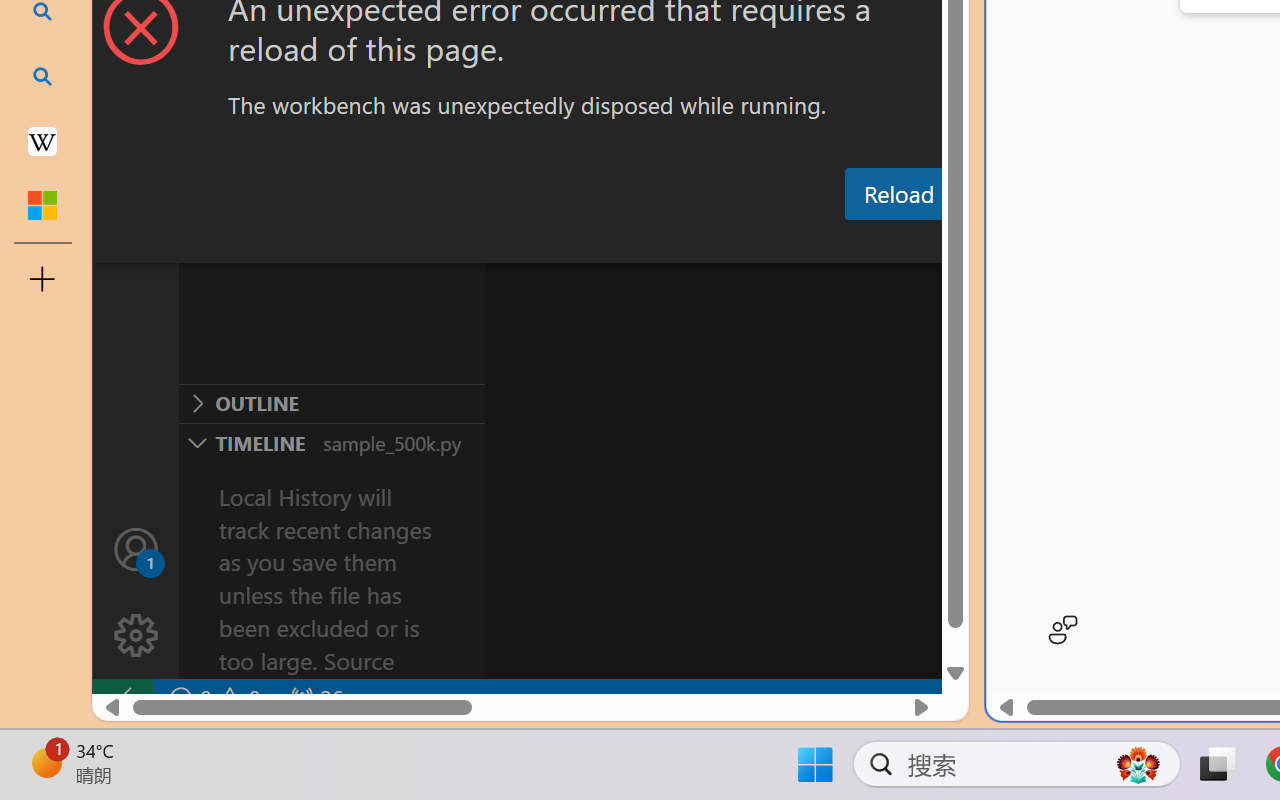 The image size is (1280, 800). I want to click on 'Manage', so click(134, 591).